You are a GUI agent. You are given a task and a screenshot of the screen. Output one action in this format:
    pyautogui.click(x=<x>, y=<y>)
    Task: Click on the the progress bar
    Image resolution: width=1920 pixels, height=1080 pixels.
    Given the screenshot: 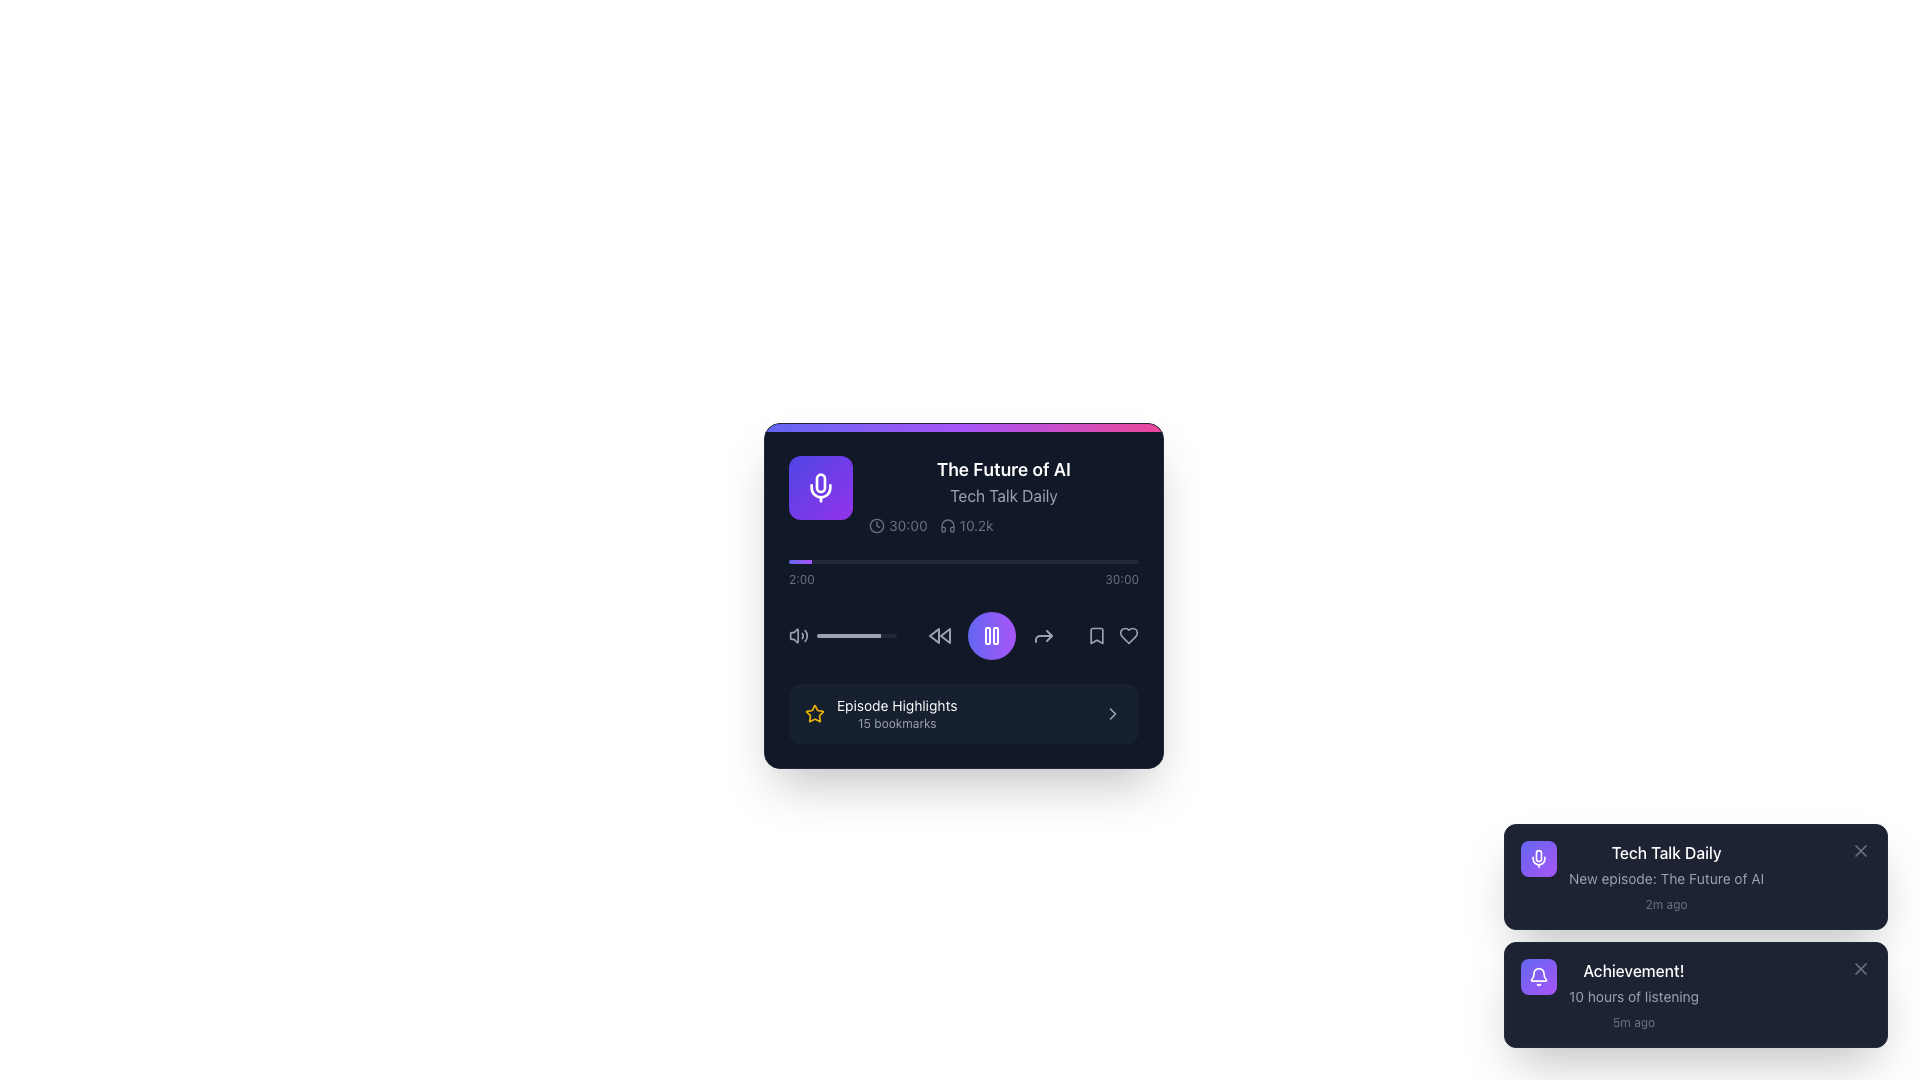 What is the action you would take?
    pyautogui.click(x=832, y=636)
    